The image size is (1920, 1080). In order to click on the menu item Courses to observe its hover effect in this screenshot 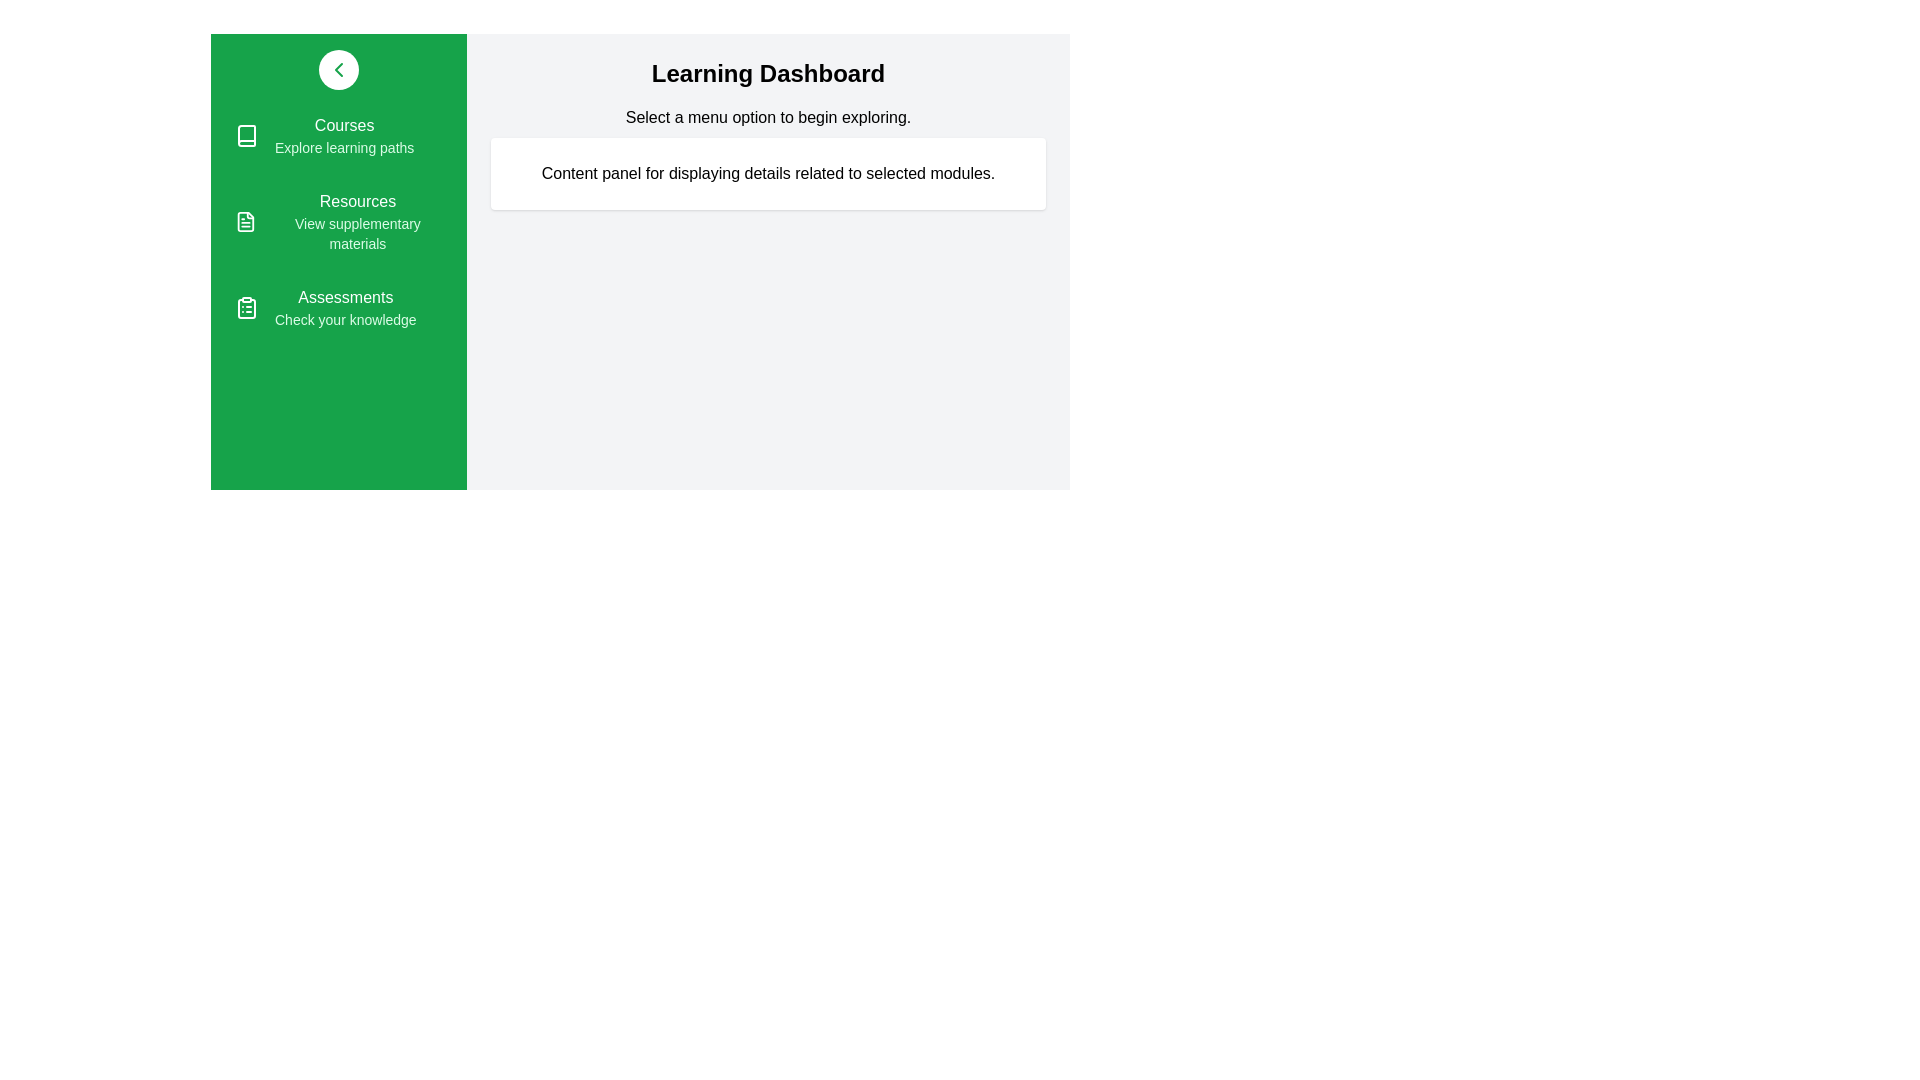, I will do `click(339, 135)`.